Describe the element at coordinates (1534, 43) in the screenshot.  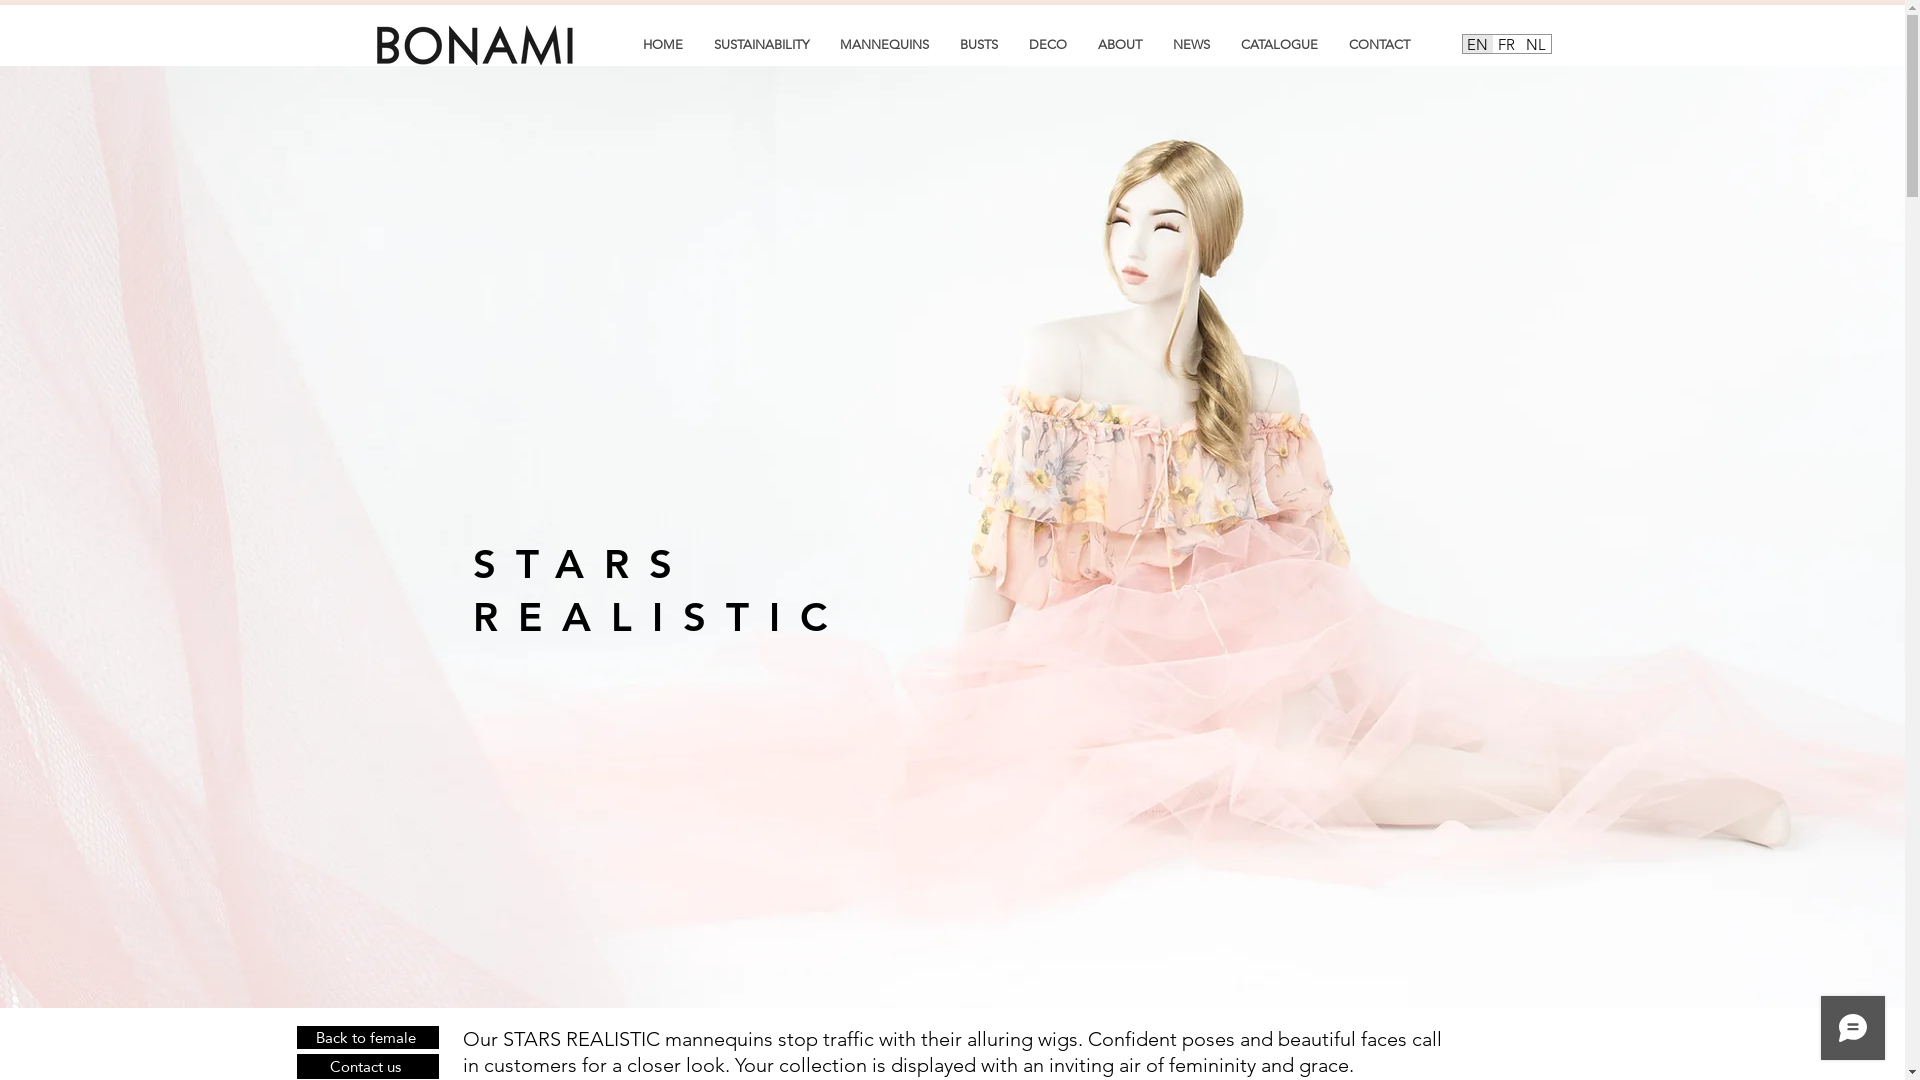
I see `'NL'` at that location.